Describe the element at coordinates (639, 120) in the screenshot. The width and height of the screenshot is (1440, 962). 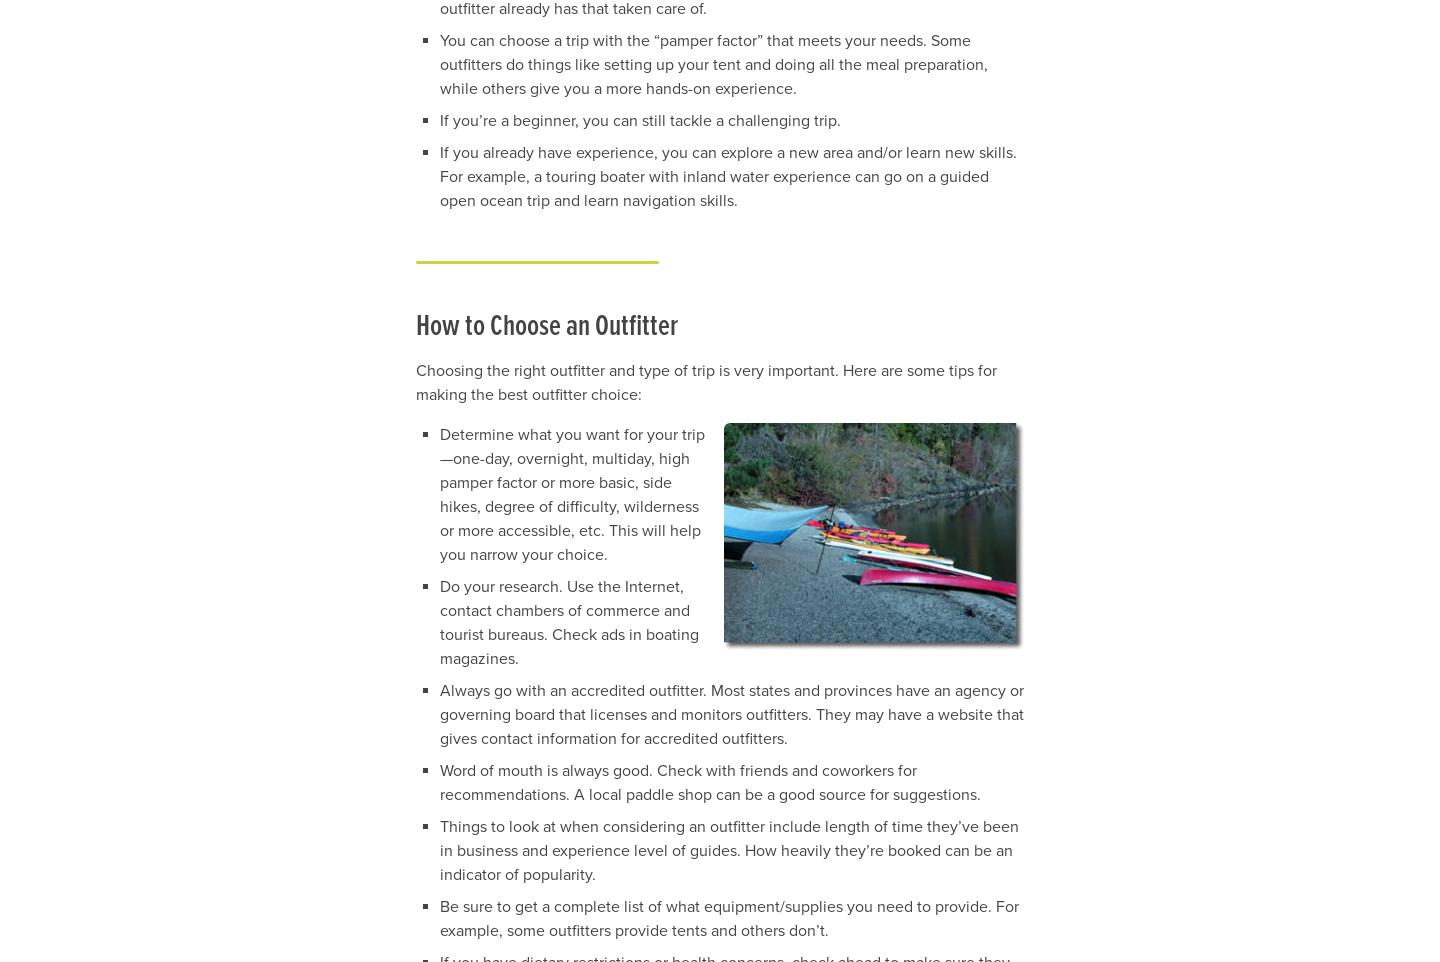
I see `'If you’re a beginner, you can still tackle a challenging trip.'` at that location.